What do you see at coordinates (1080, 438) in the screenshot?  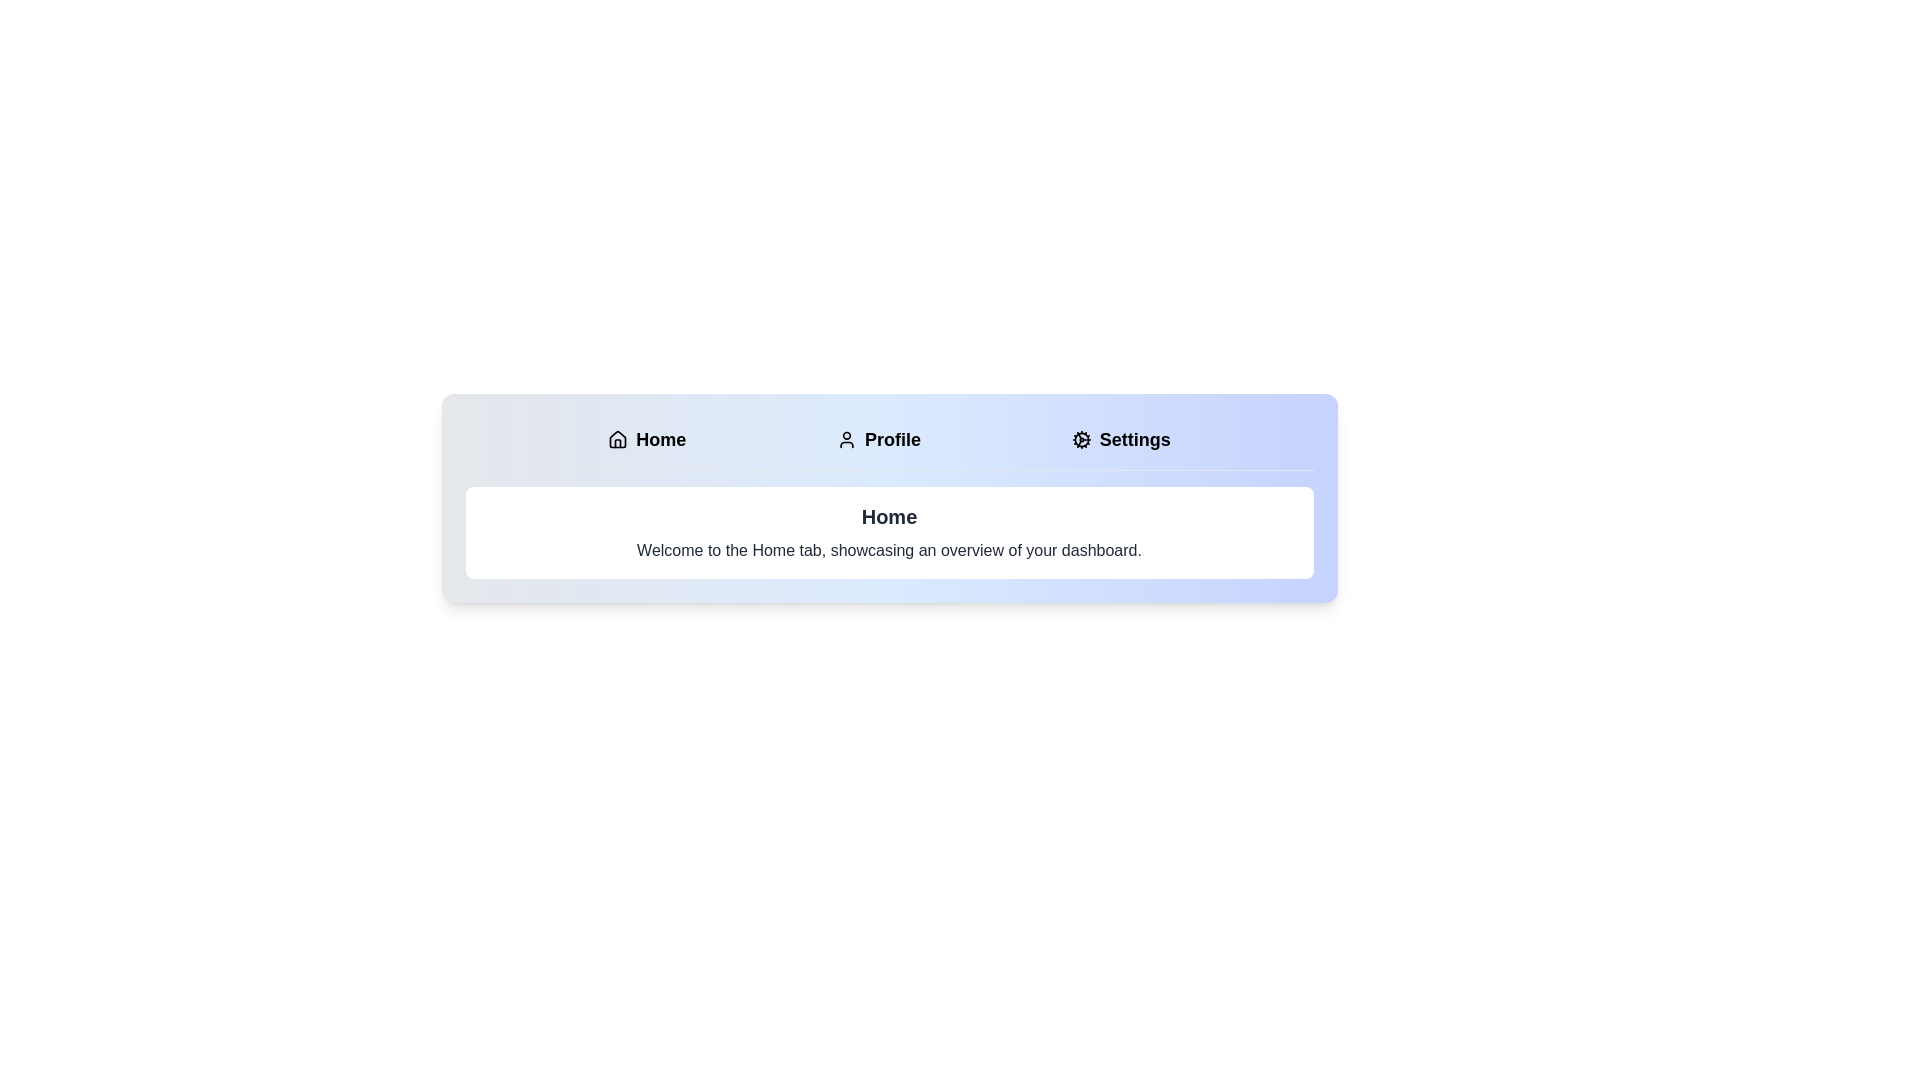 I see `the settings icon located at the left end of the 'Settings' tab in the horizontal navigation header` at bounding box center [1080, 438].